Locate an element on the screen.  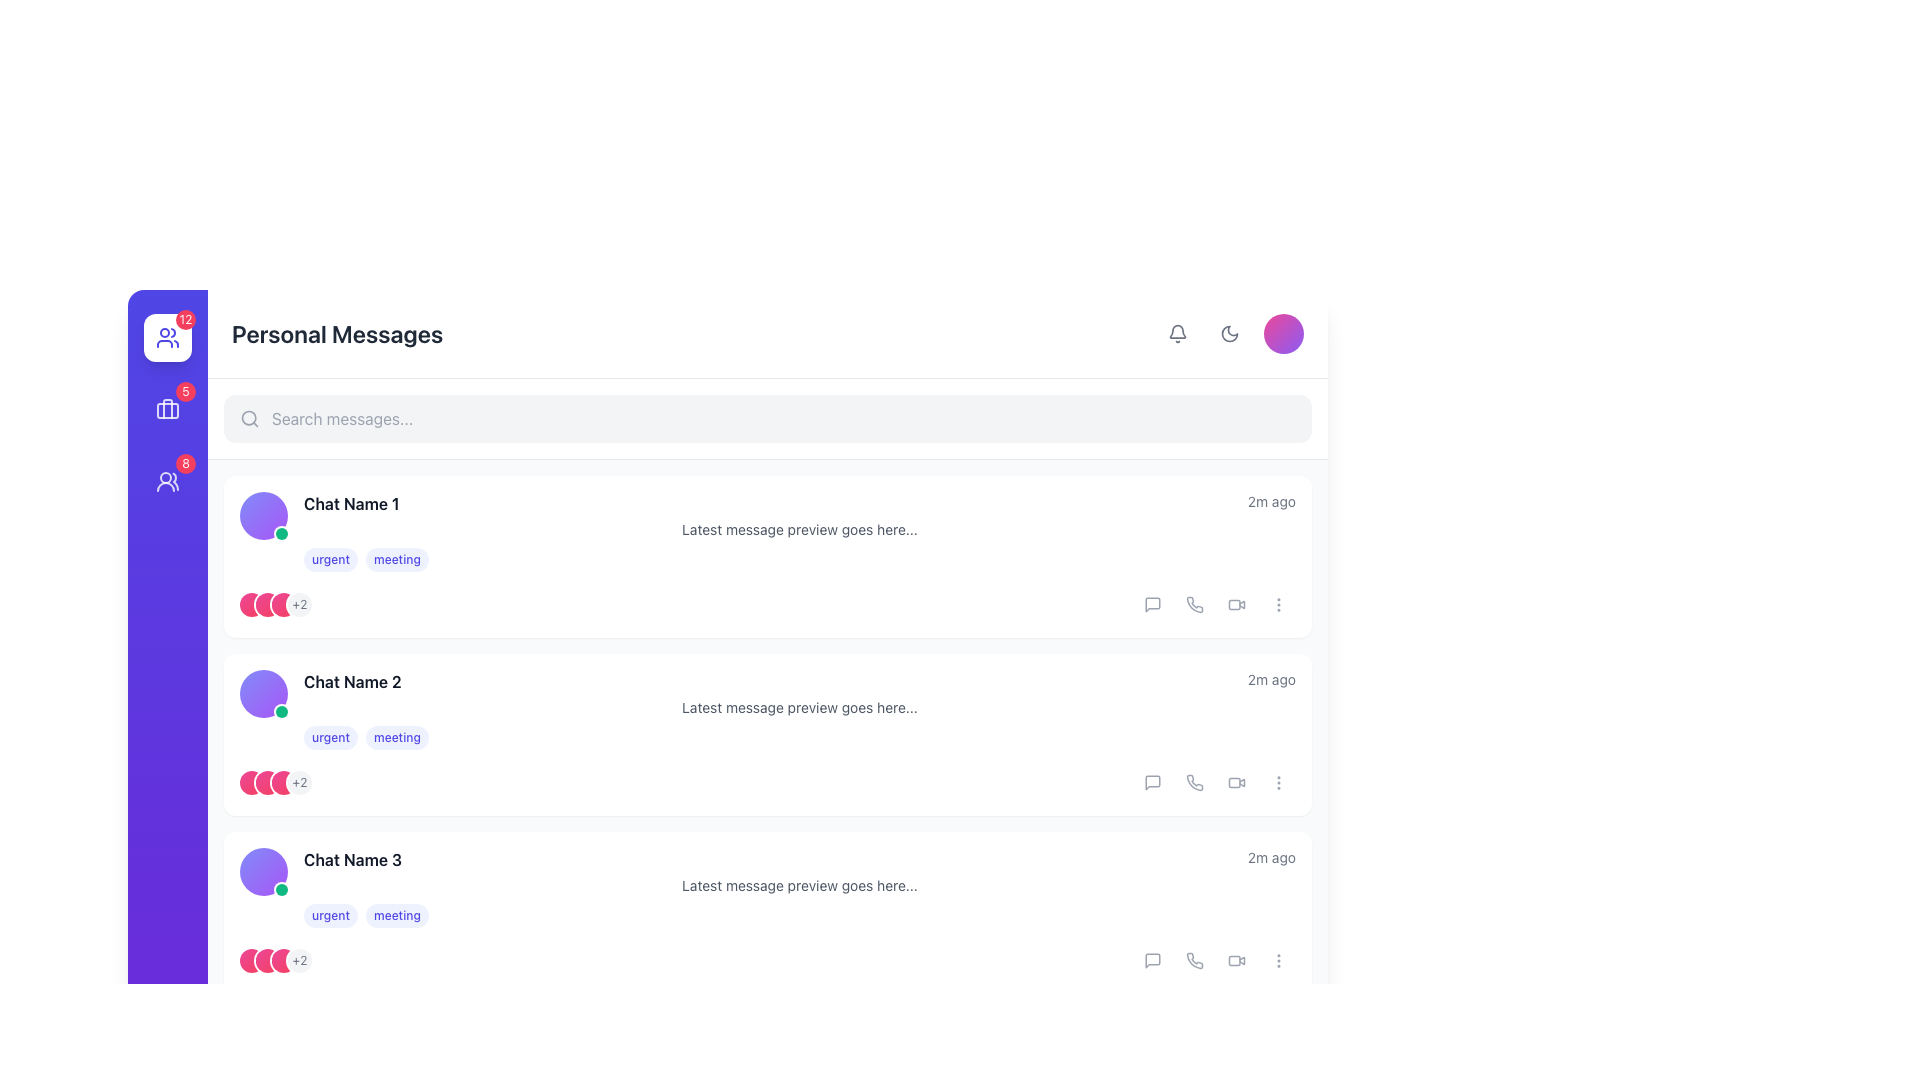
the phone icon button is located at coordinates (1195, 959).